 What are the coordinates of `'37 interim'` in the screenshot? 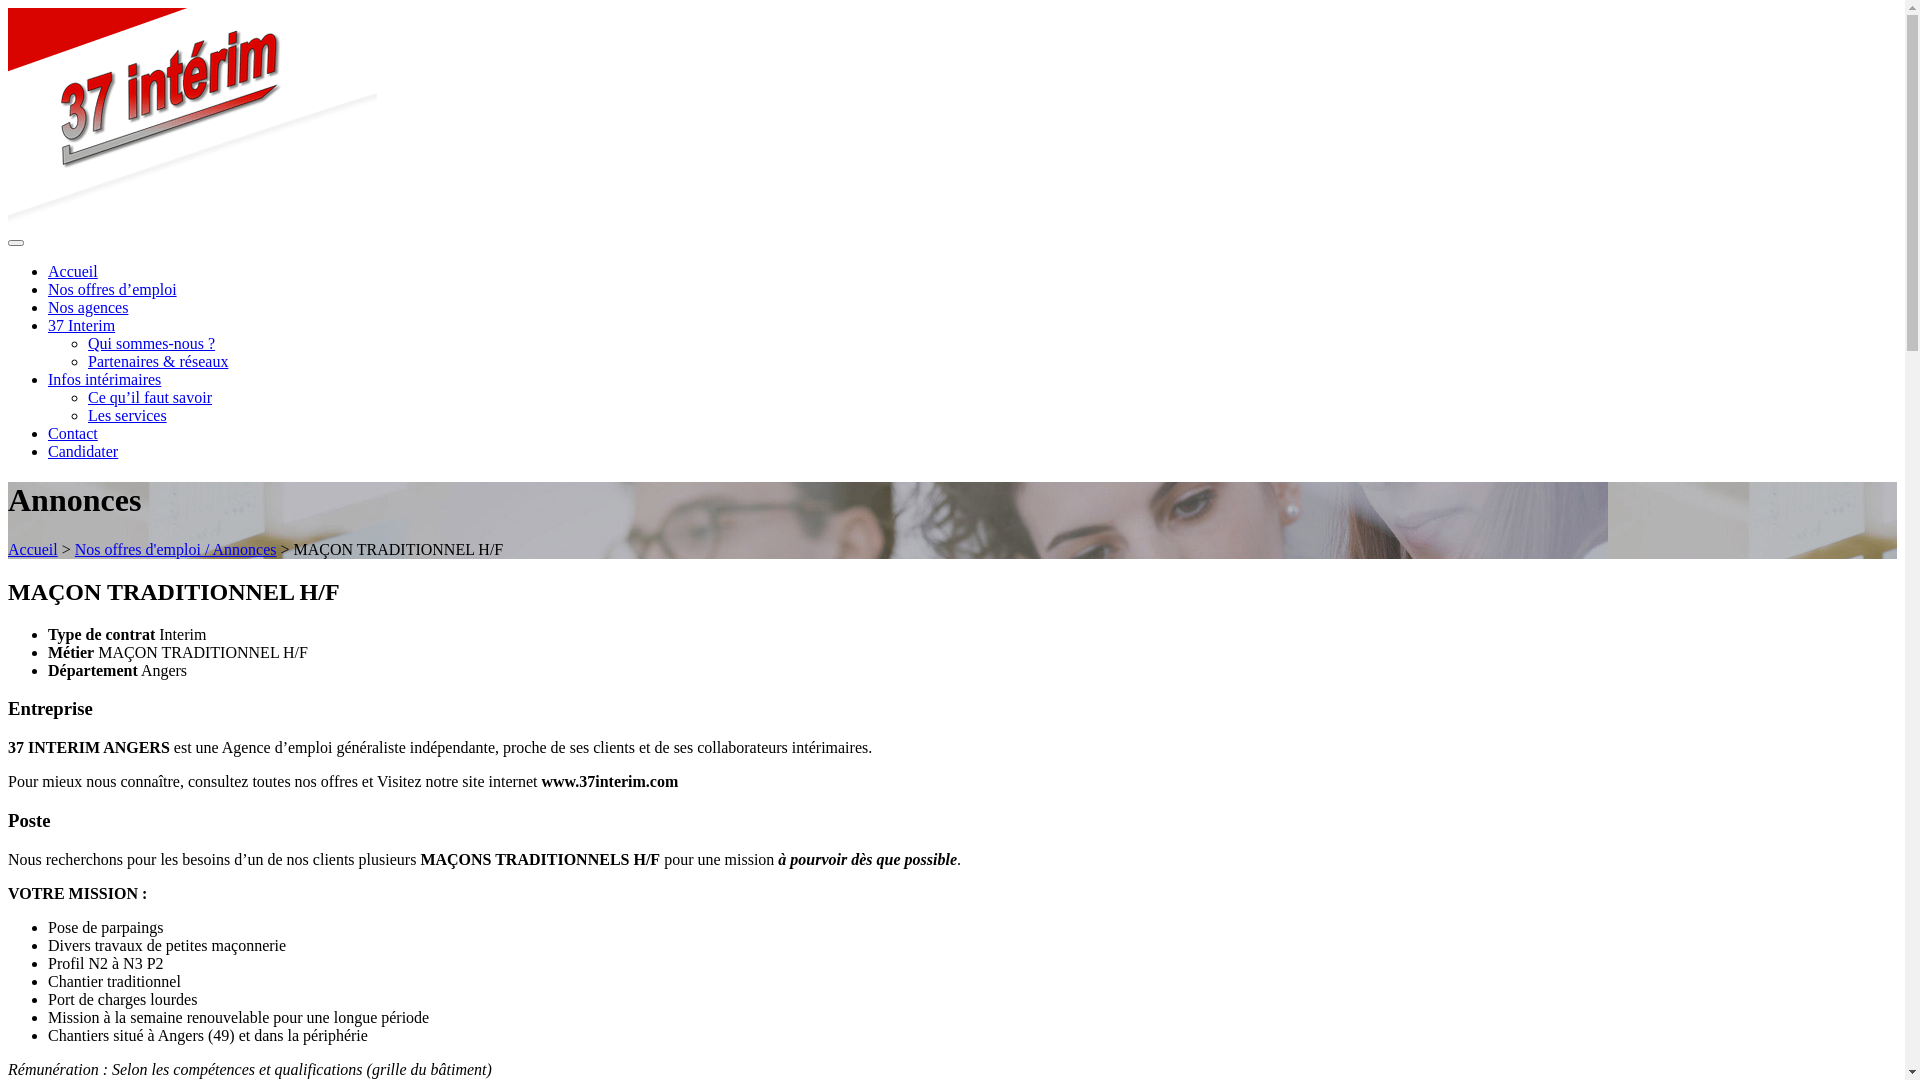 It's located at (192, 219).